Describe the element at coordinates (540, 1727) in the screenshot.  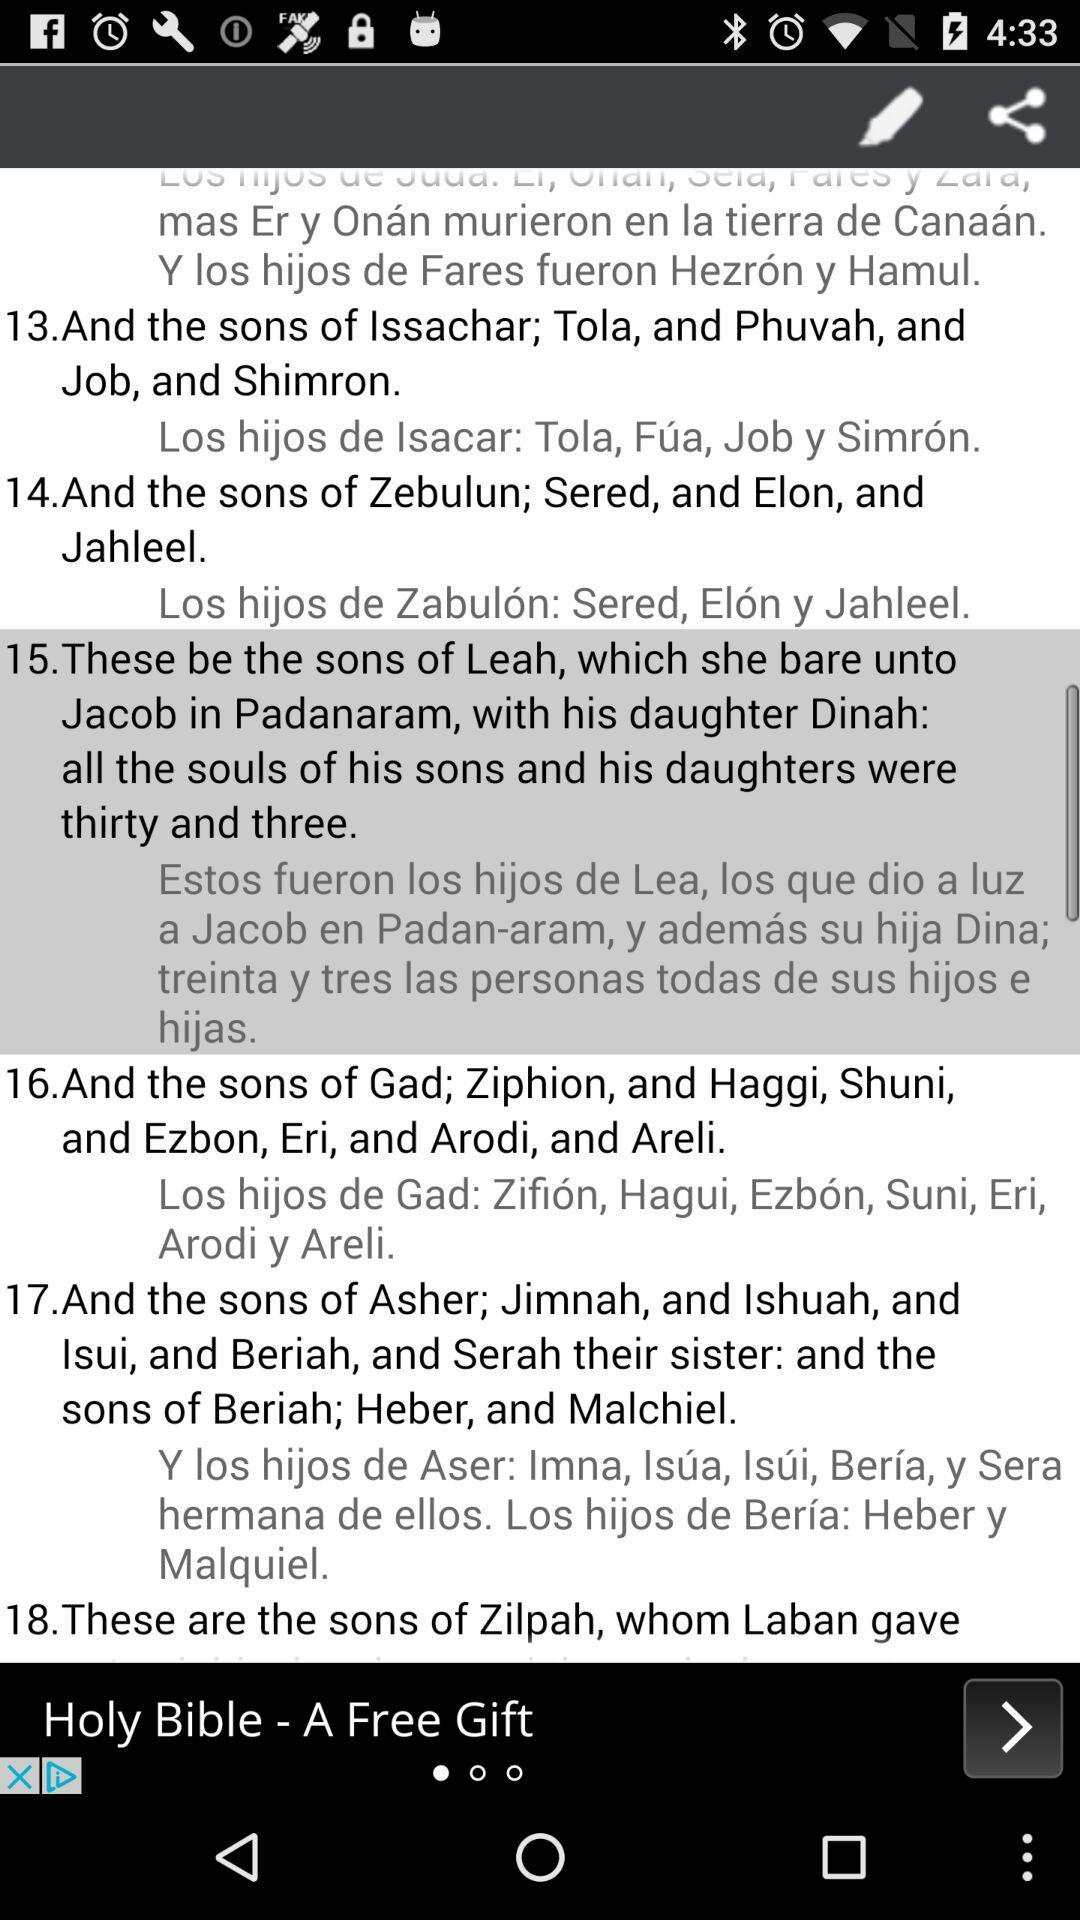
I see `advertisement` at that location.